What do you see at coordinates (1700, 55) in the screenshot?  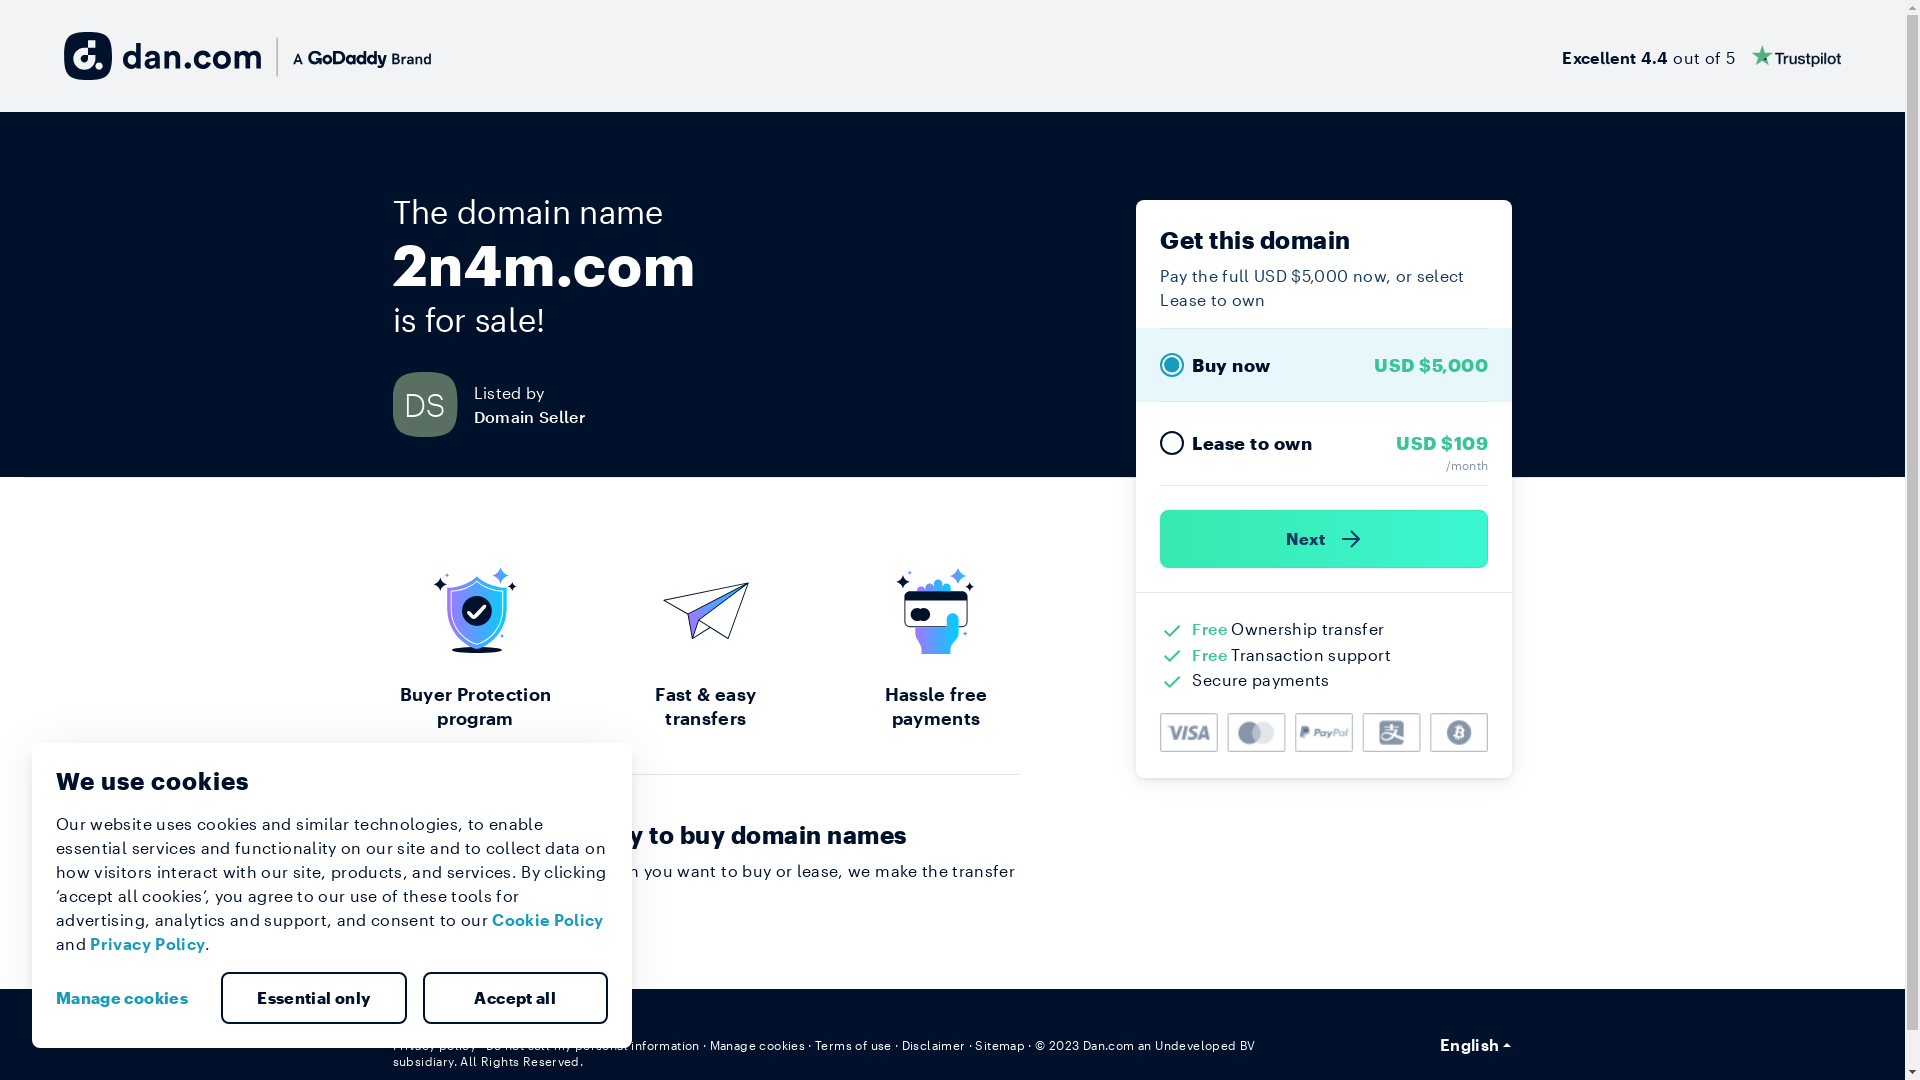 I see `'Excellent 4.4 out of 5'` at bounding box center [1700, 55].